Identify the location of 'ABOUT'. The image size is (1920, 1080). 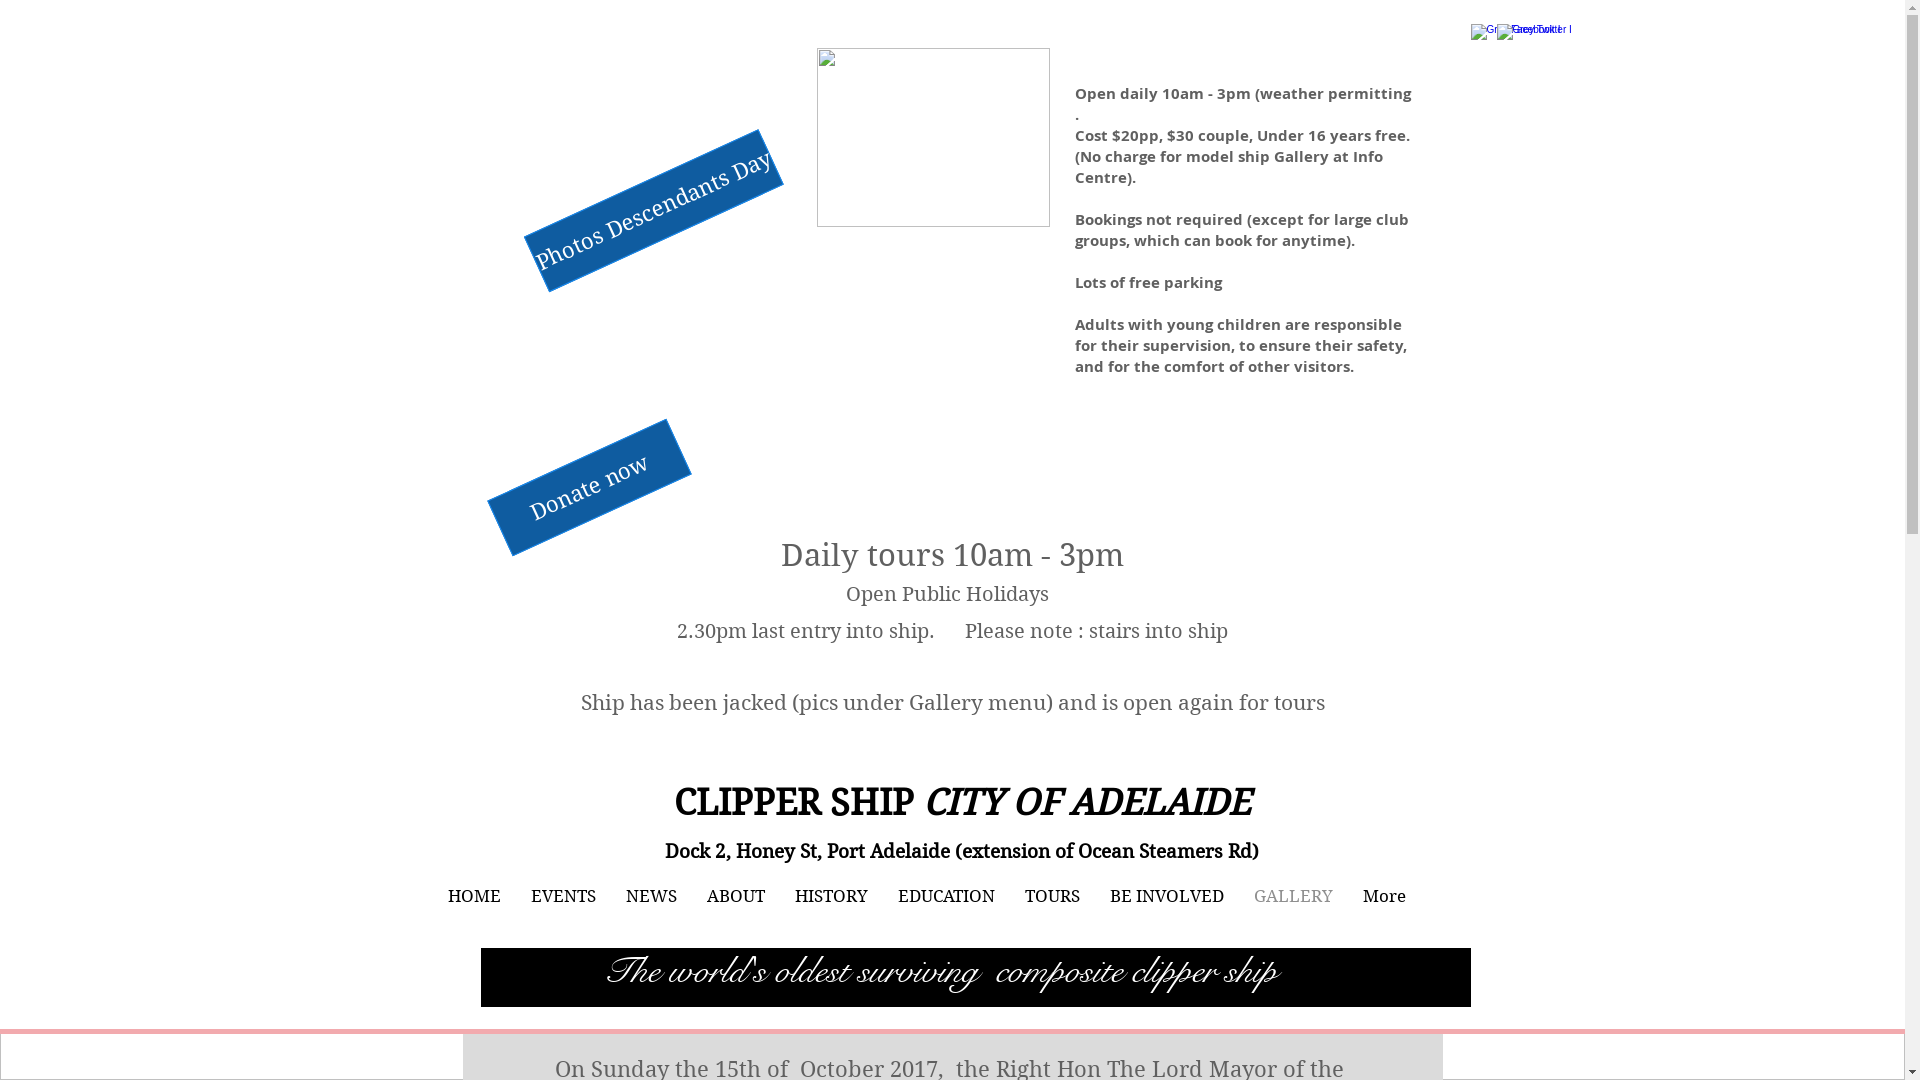
(734, 895).